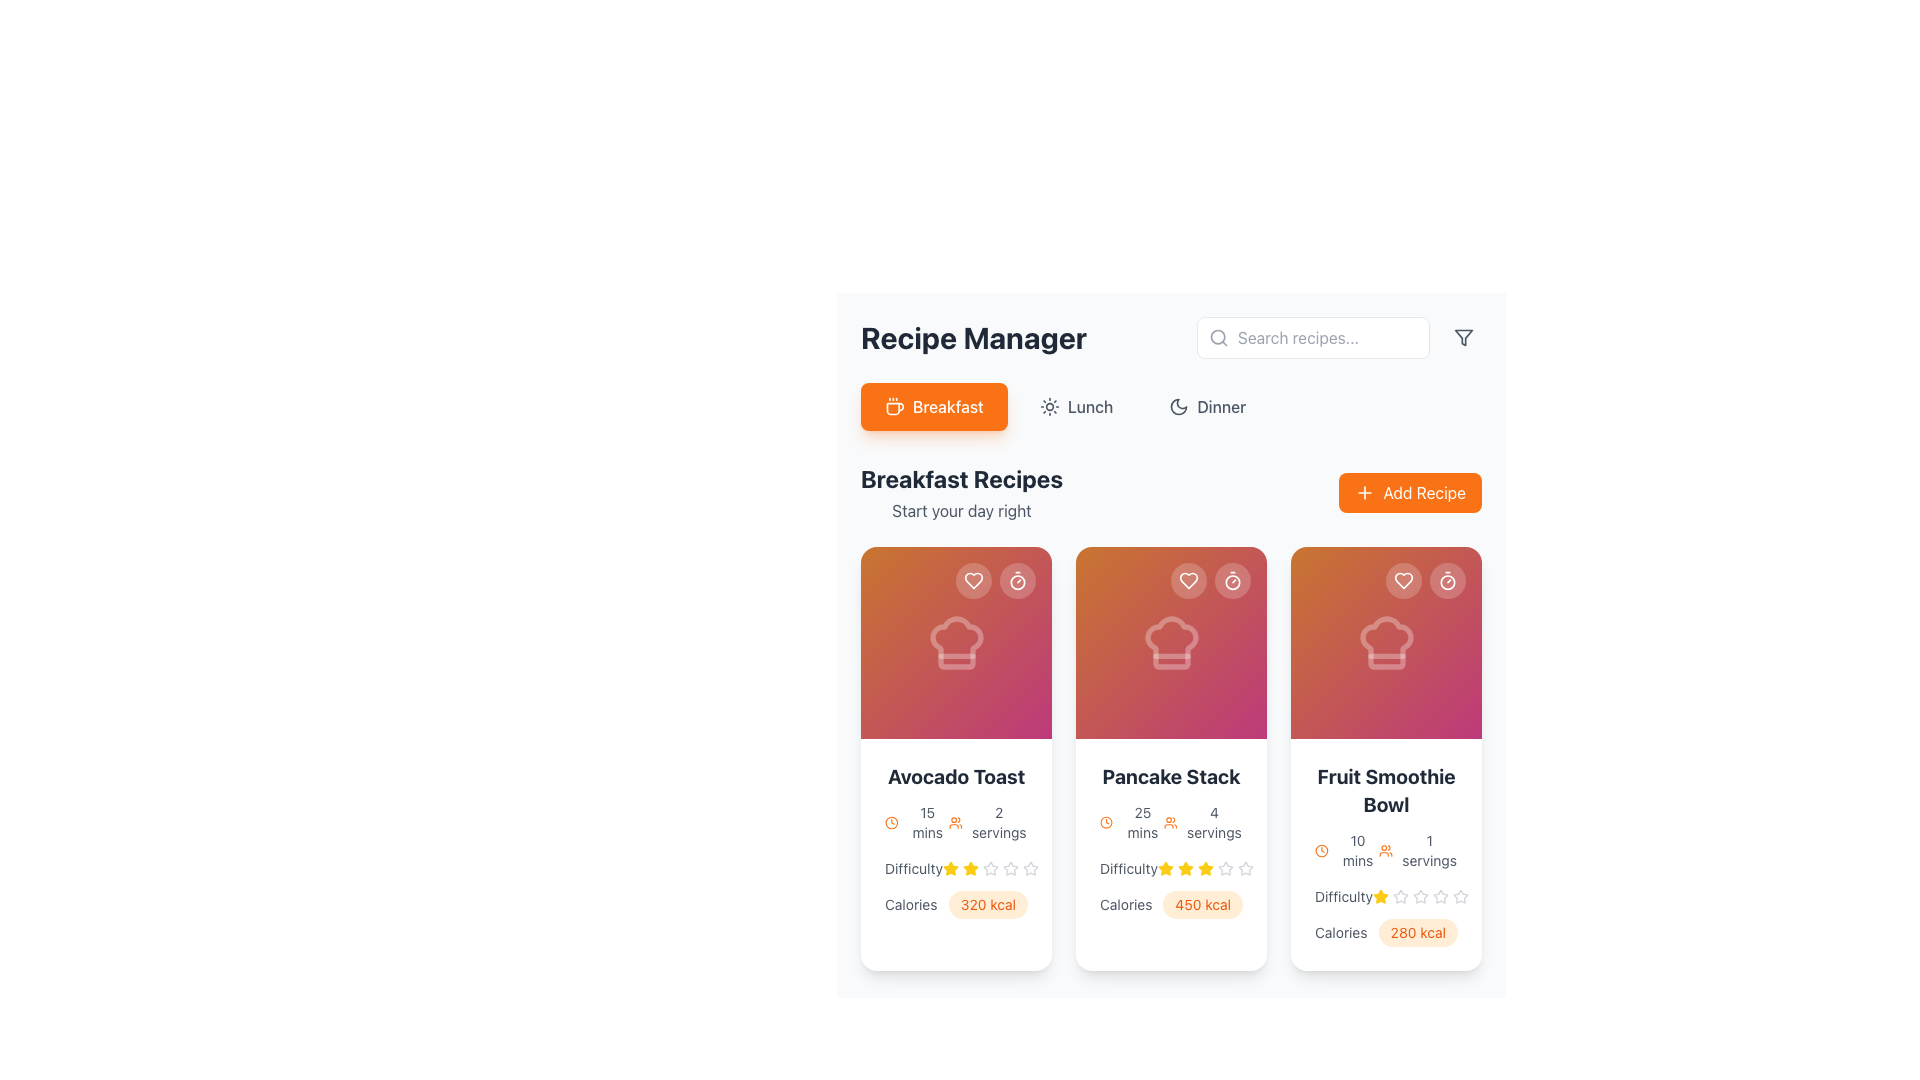 This screenshot has width=1920, height=1080. Describe the element at coordinates (910, 905) in the screenshot. I see `the 'Calories' text label displayed in gray color, styled with a modern sans-serif font, located at the bottom-left area of the 'Avocado Toast' recipe card for information` at that location.